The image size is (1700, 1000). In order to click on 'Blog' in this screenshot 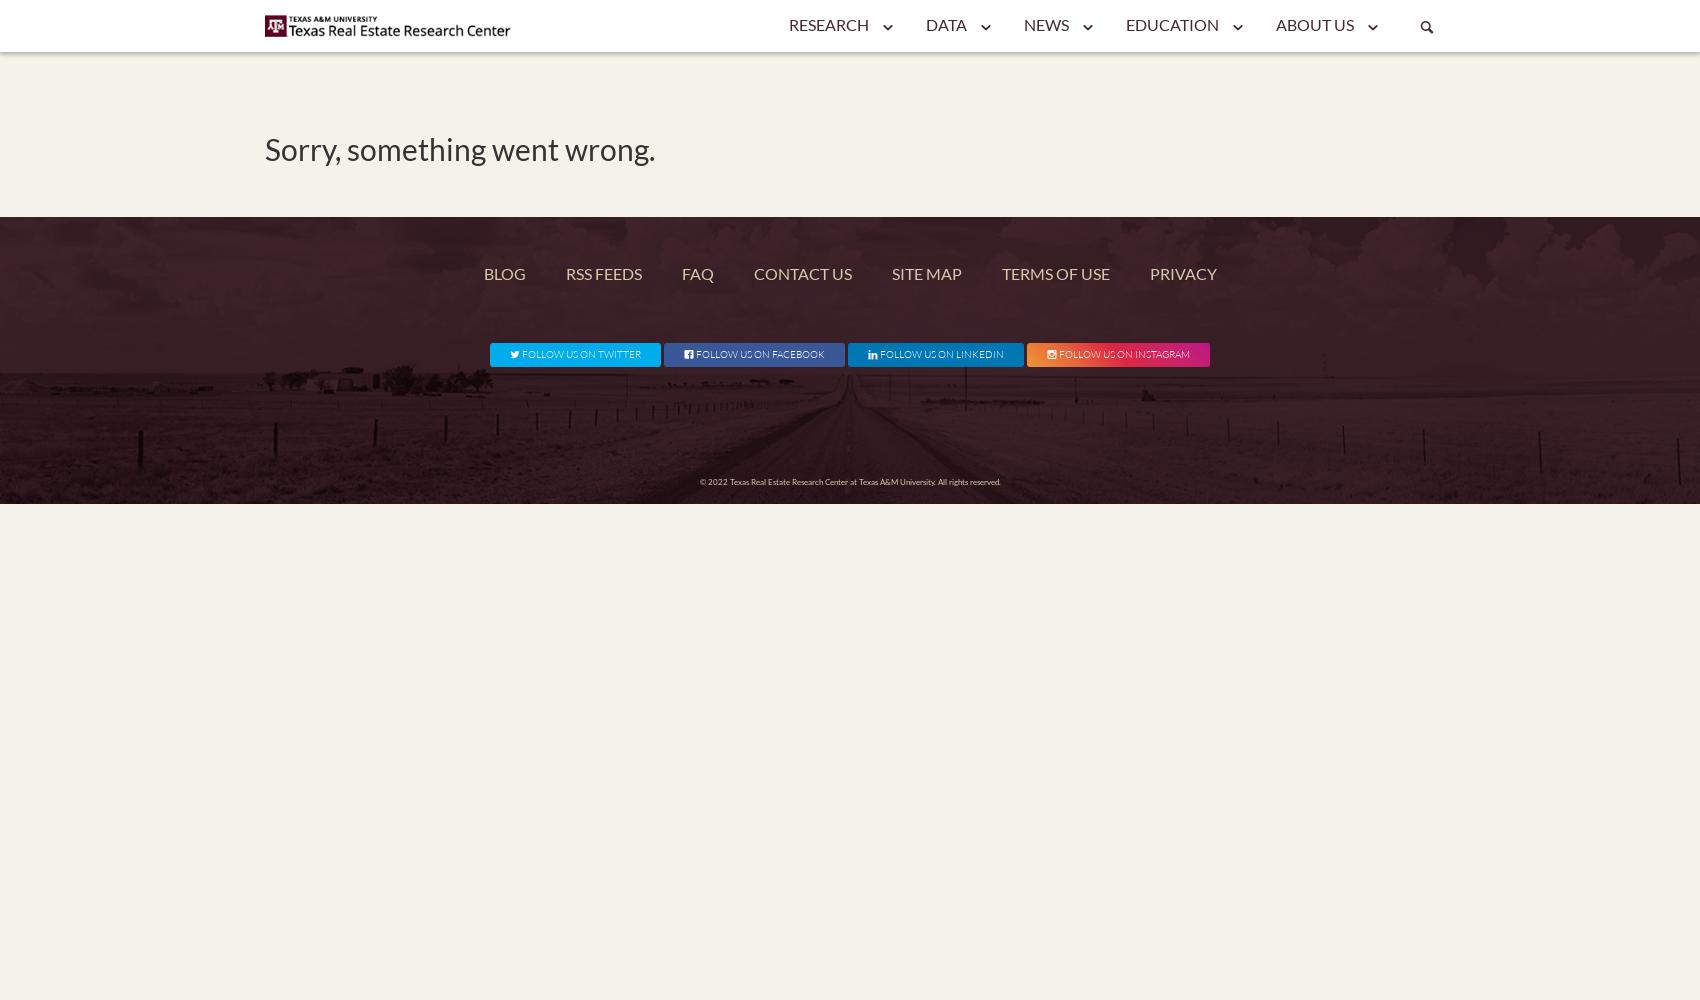, I will do `click(504, 273)`.